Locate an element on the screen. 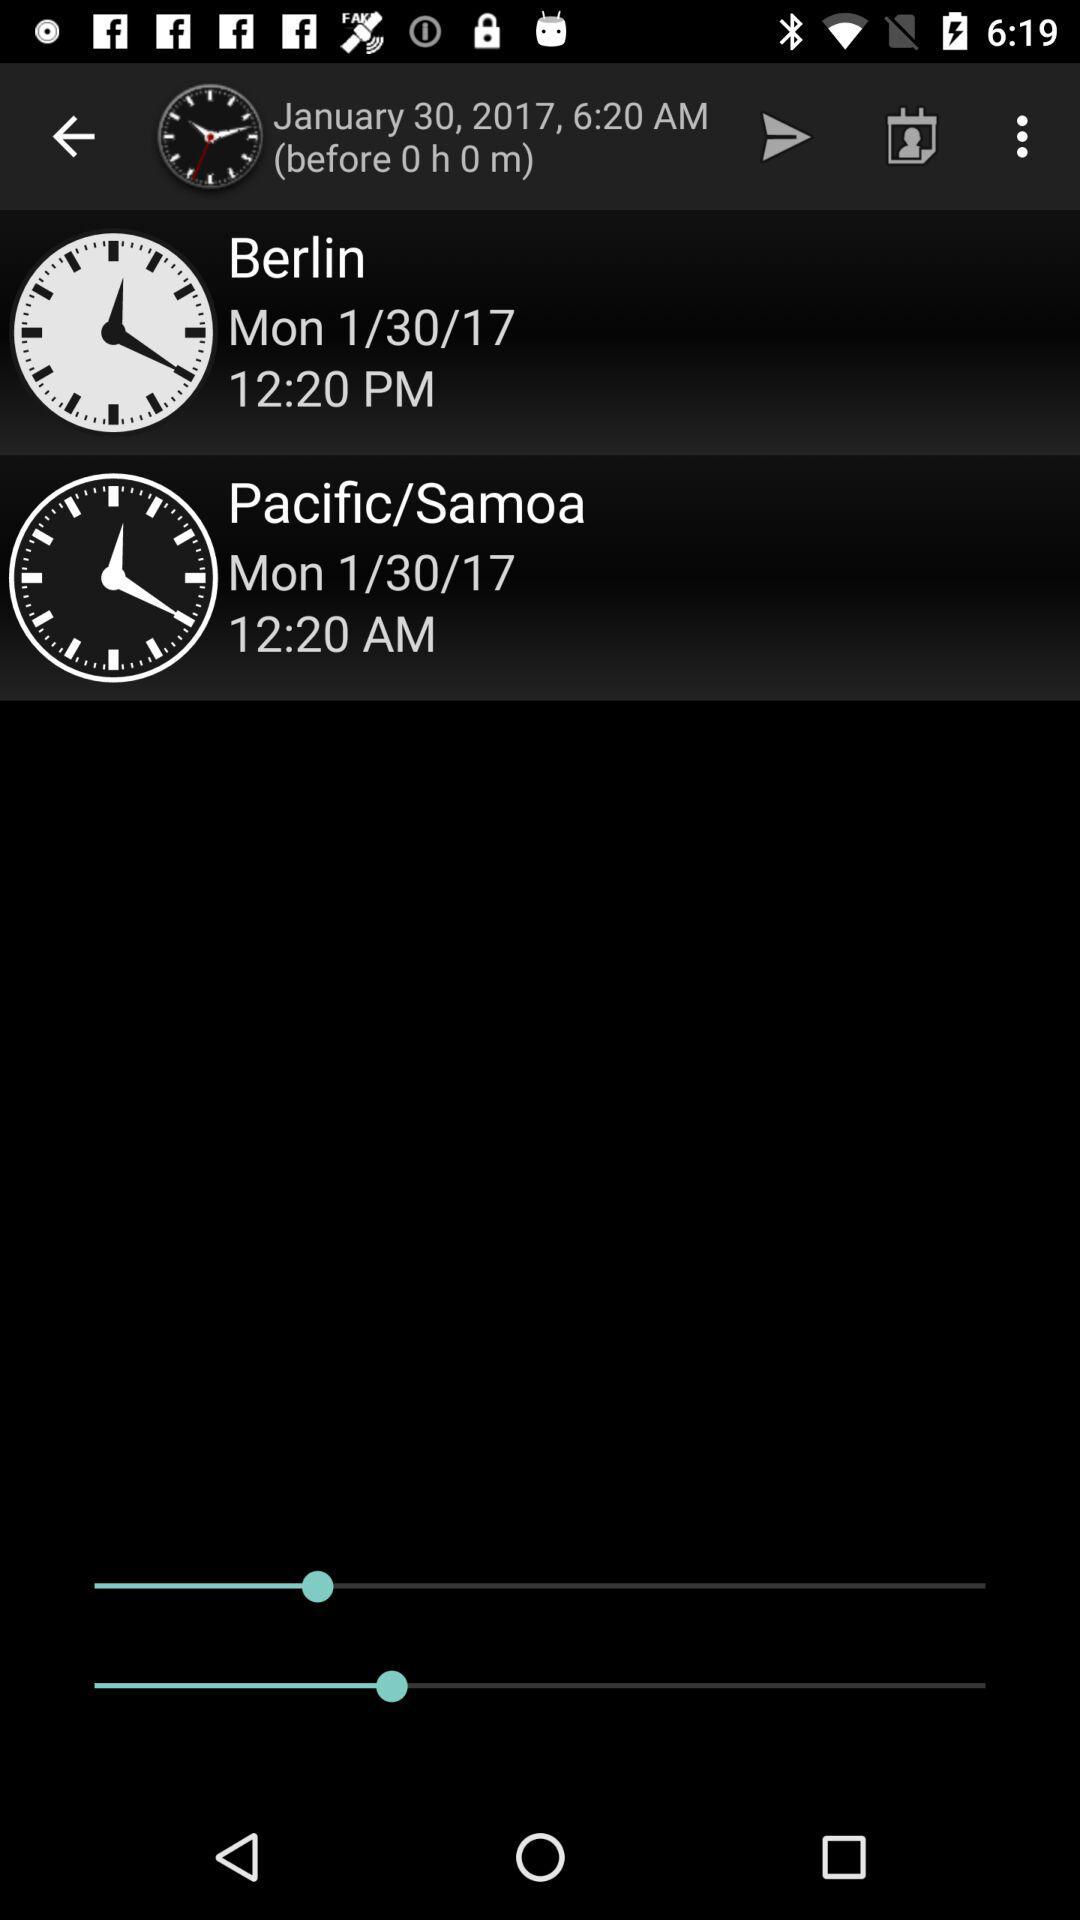 Image resolution: width=1080 pixels, height=1920 pixels. icon next to january 30 2017 item is located at coordinates (785, 135).